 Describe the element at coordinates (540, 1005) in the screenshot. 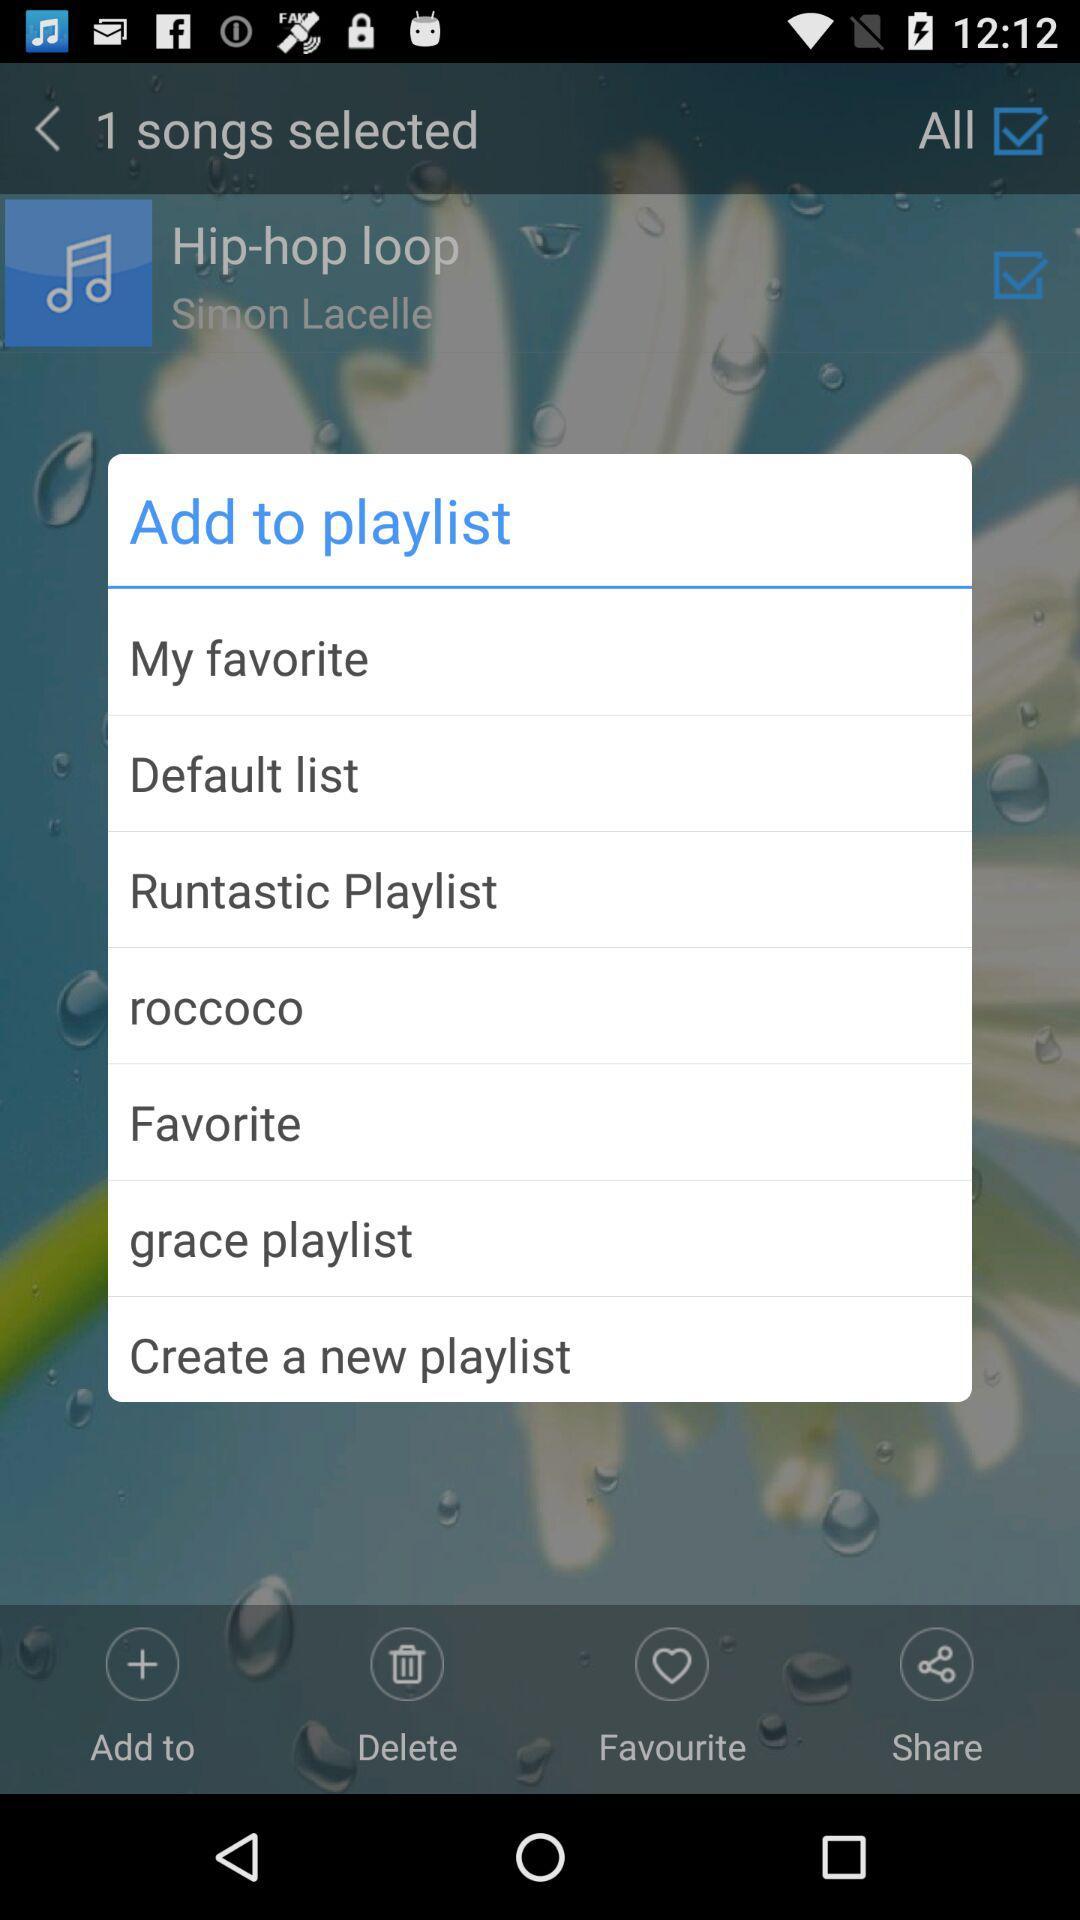

I see `the roccoco` at that location.